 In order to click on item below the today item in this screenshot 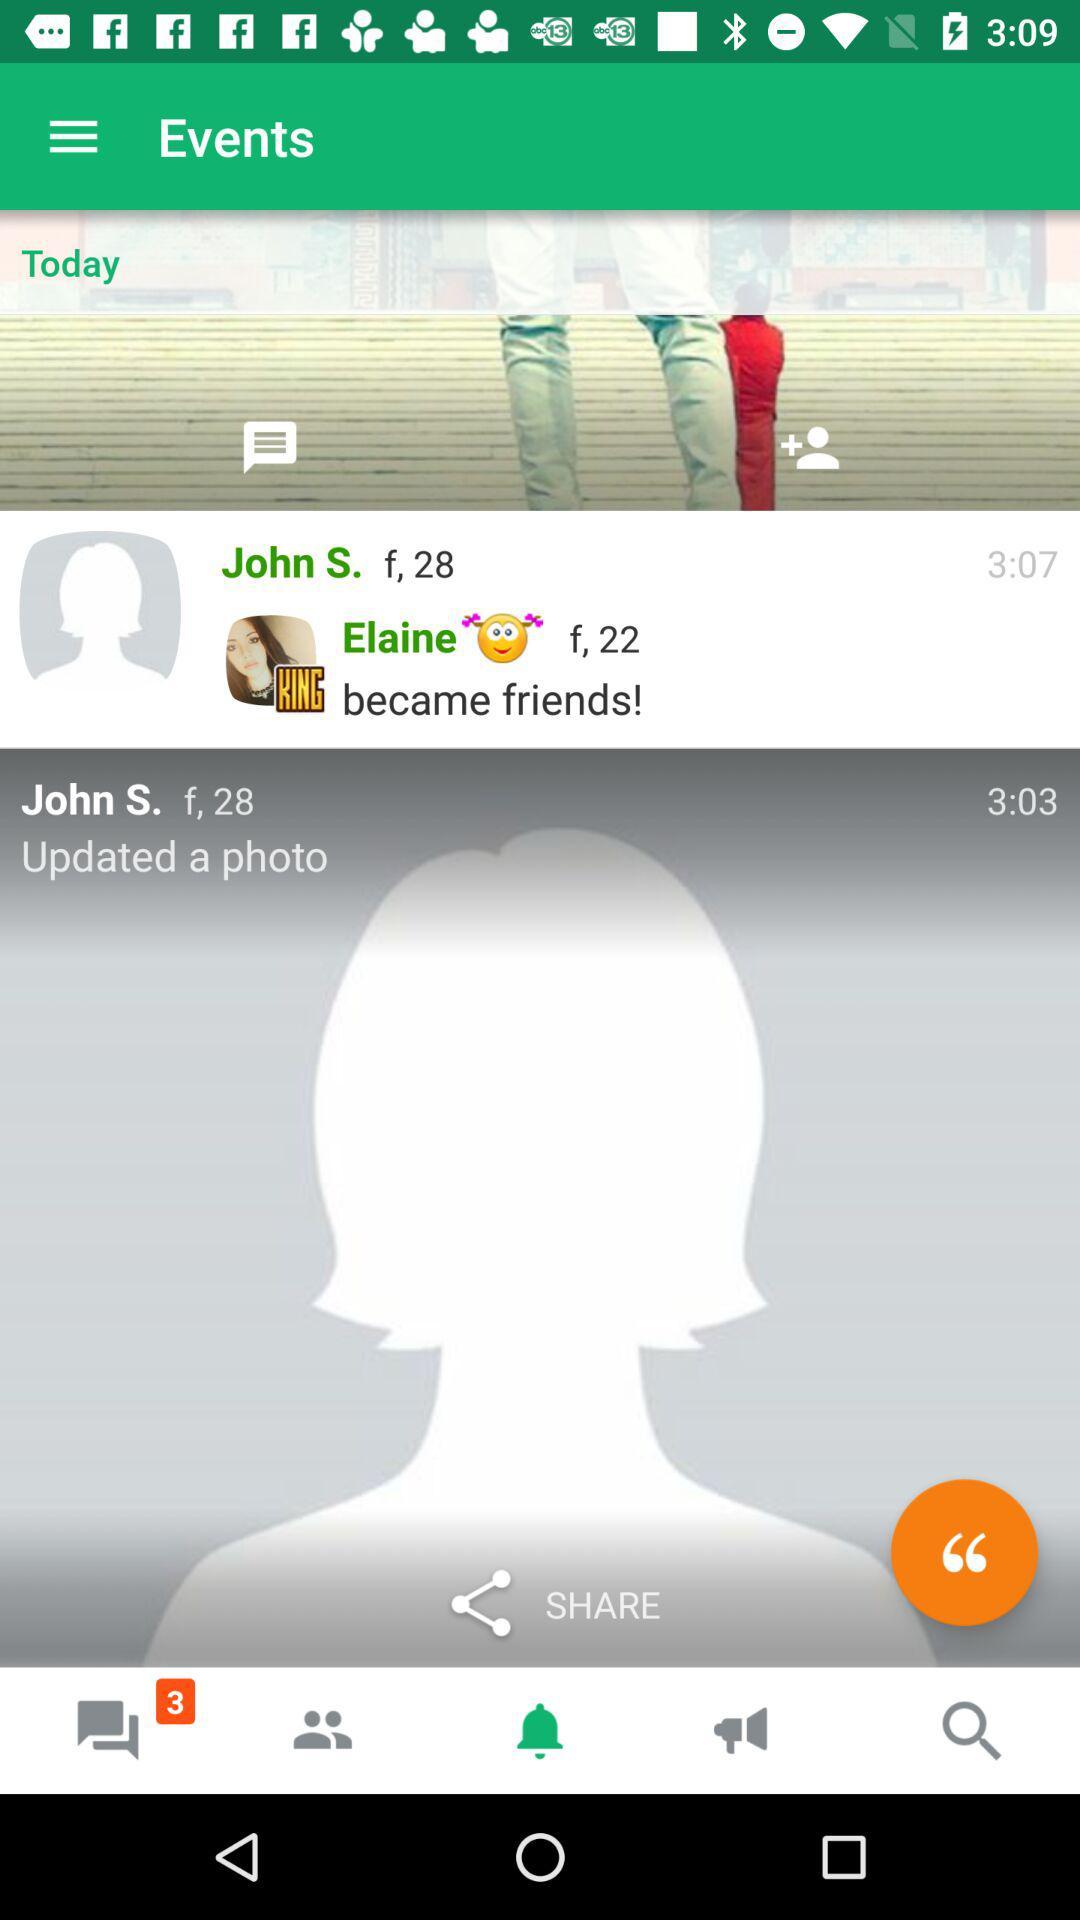, I will do `click(270, 446)`.